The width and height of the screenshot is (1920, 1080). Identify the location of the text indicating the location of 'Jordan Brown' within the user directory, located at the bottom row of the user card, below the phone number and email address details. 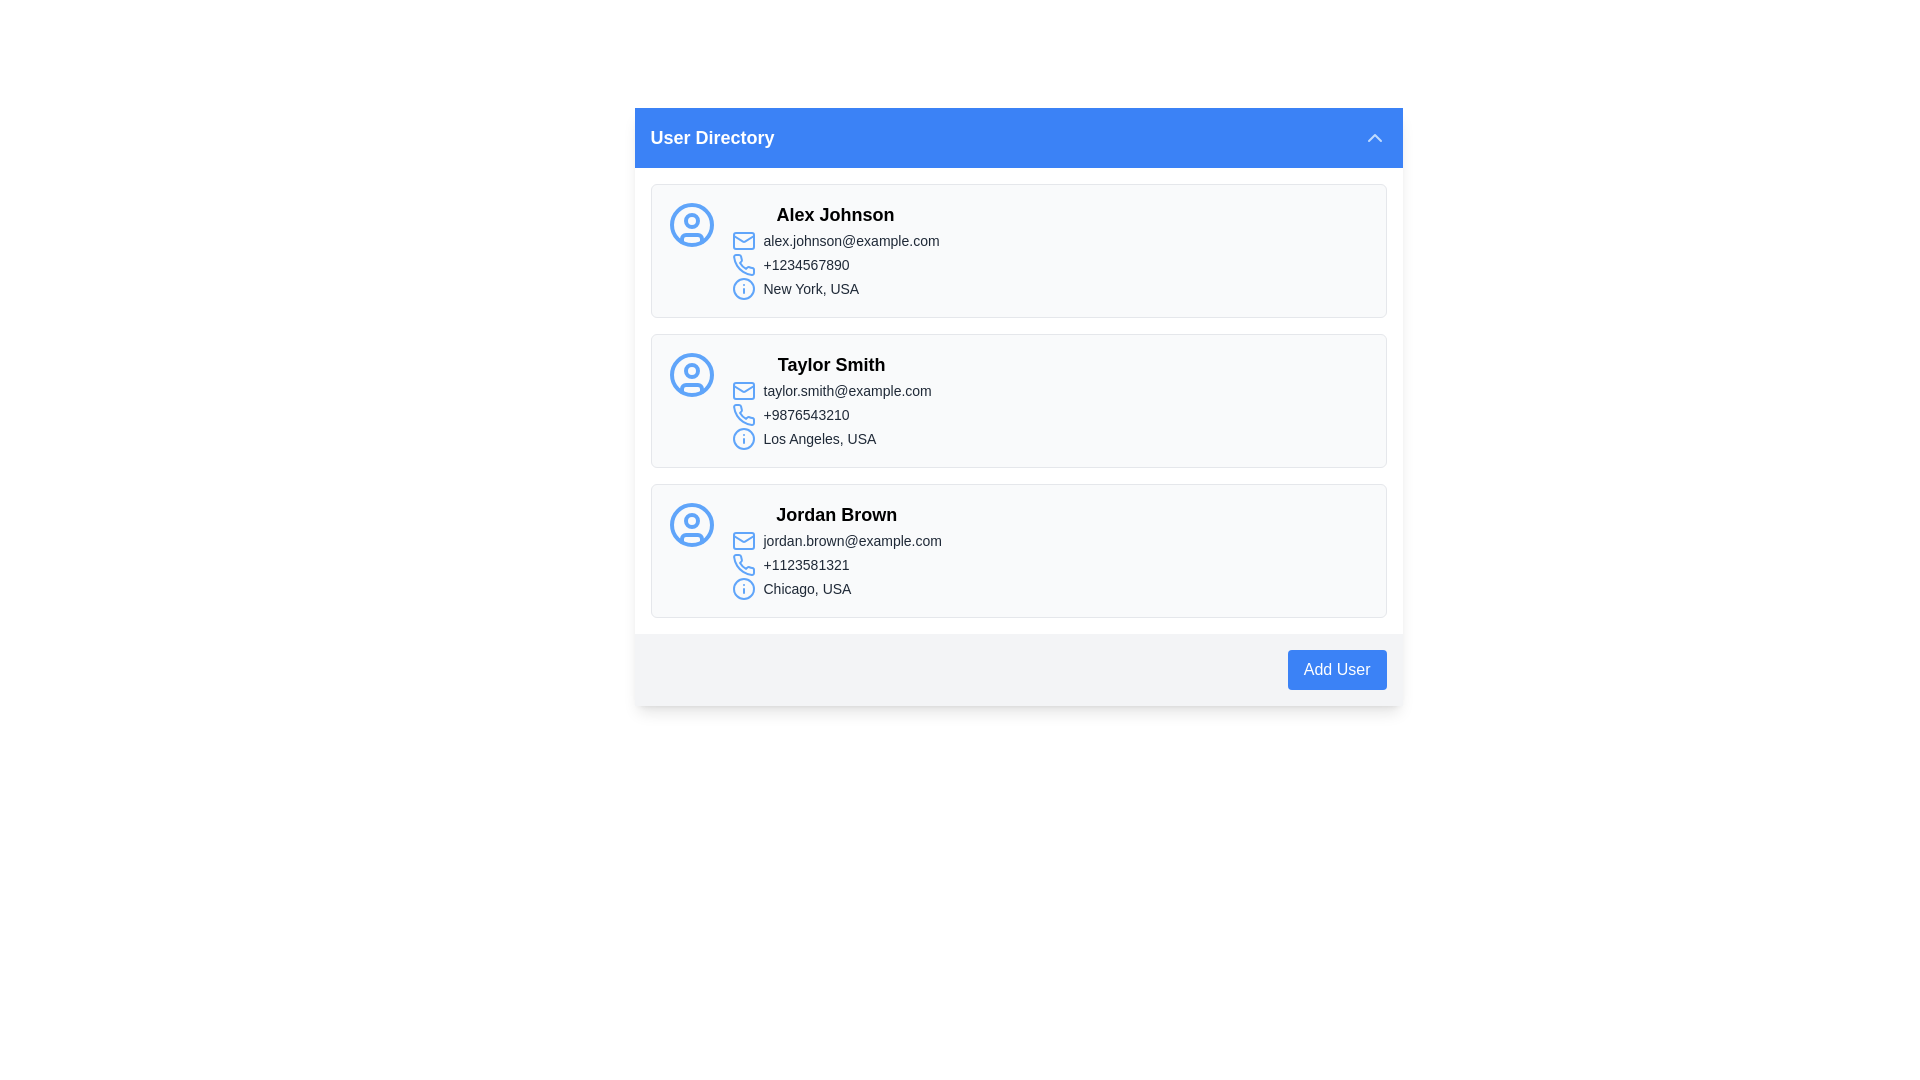
(836, 588).